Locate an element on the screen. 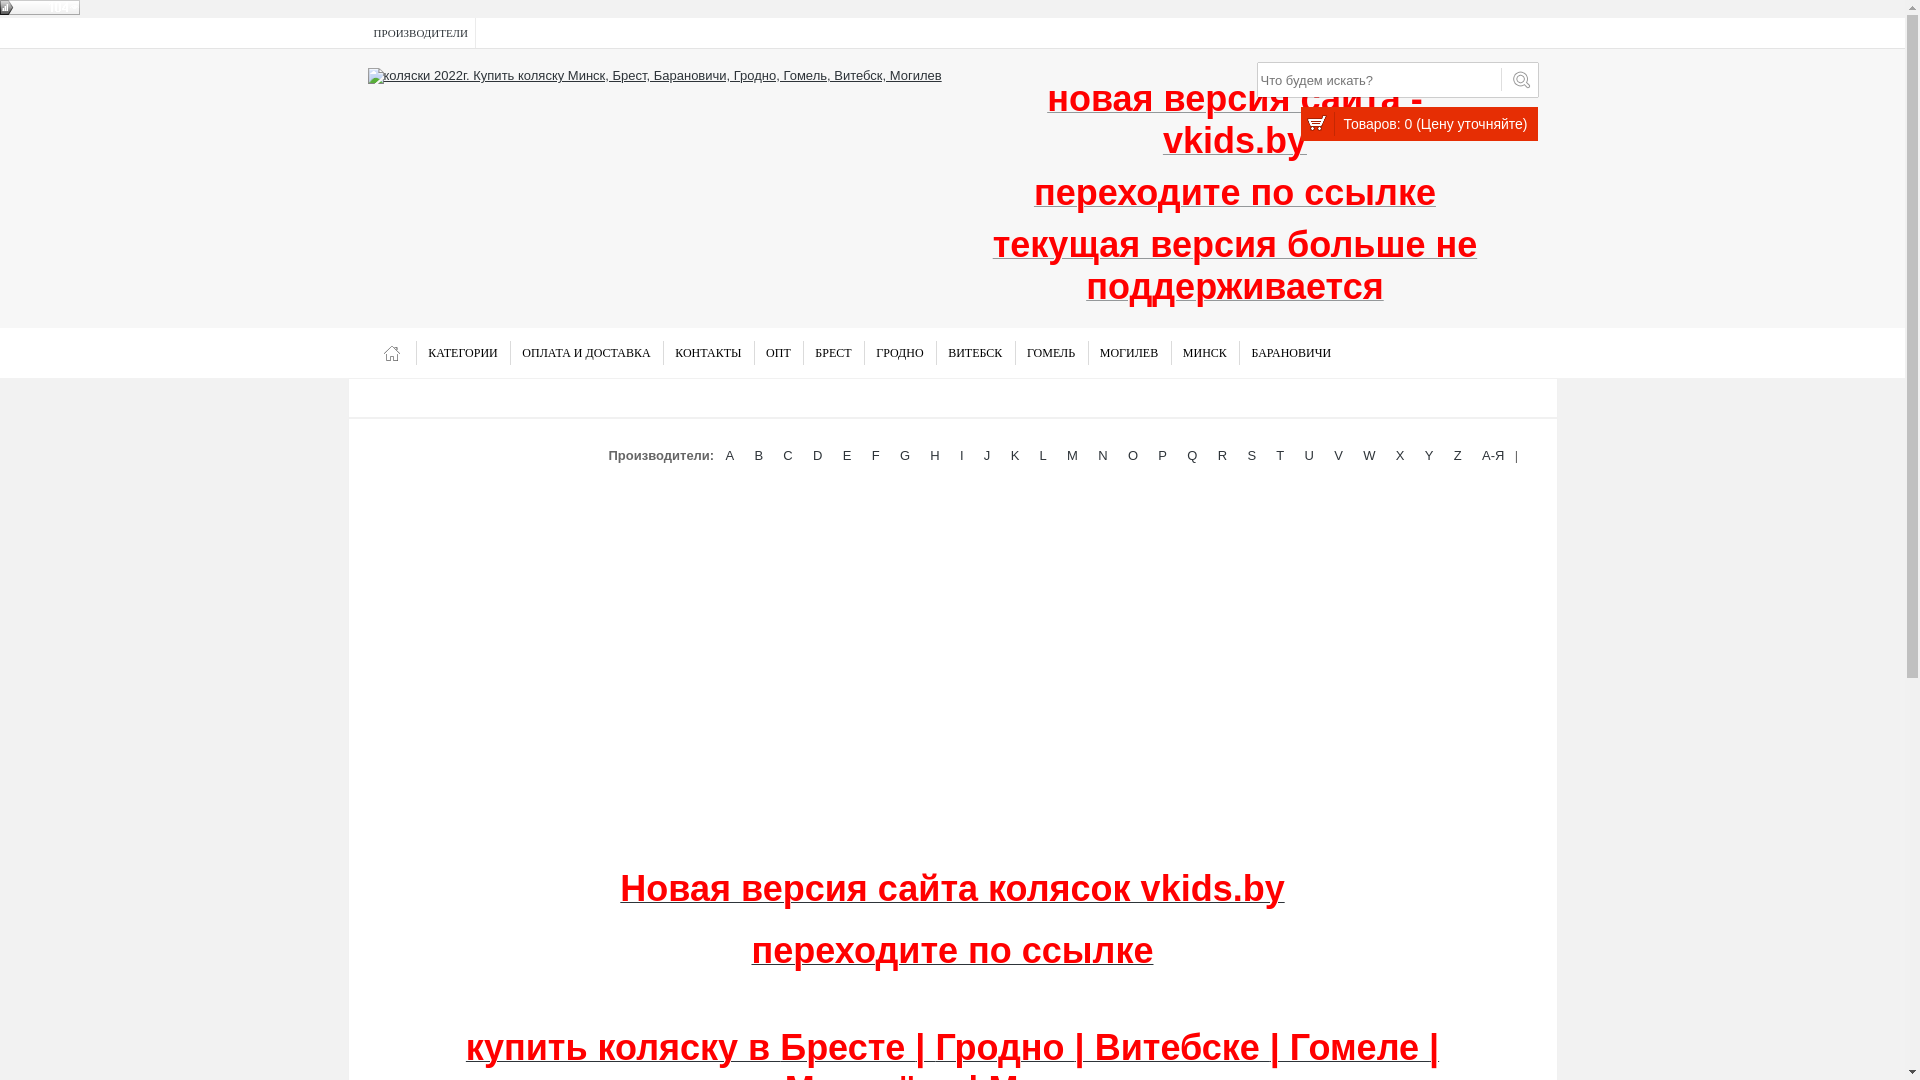 This screenshot has height=1080, width=1920. 'Z' is located at coordinates (1458, 455).